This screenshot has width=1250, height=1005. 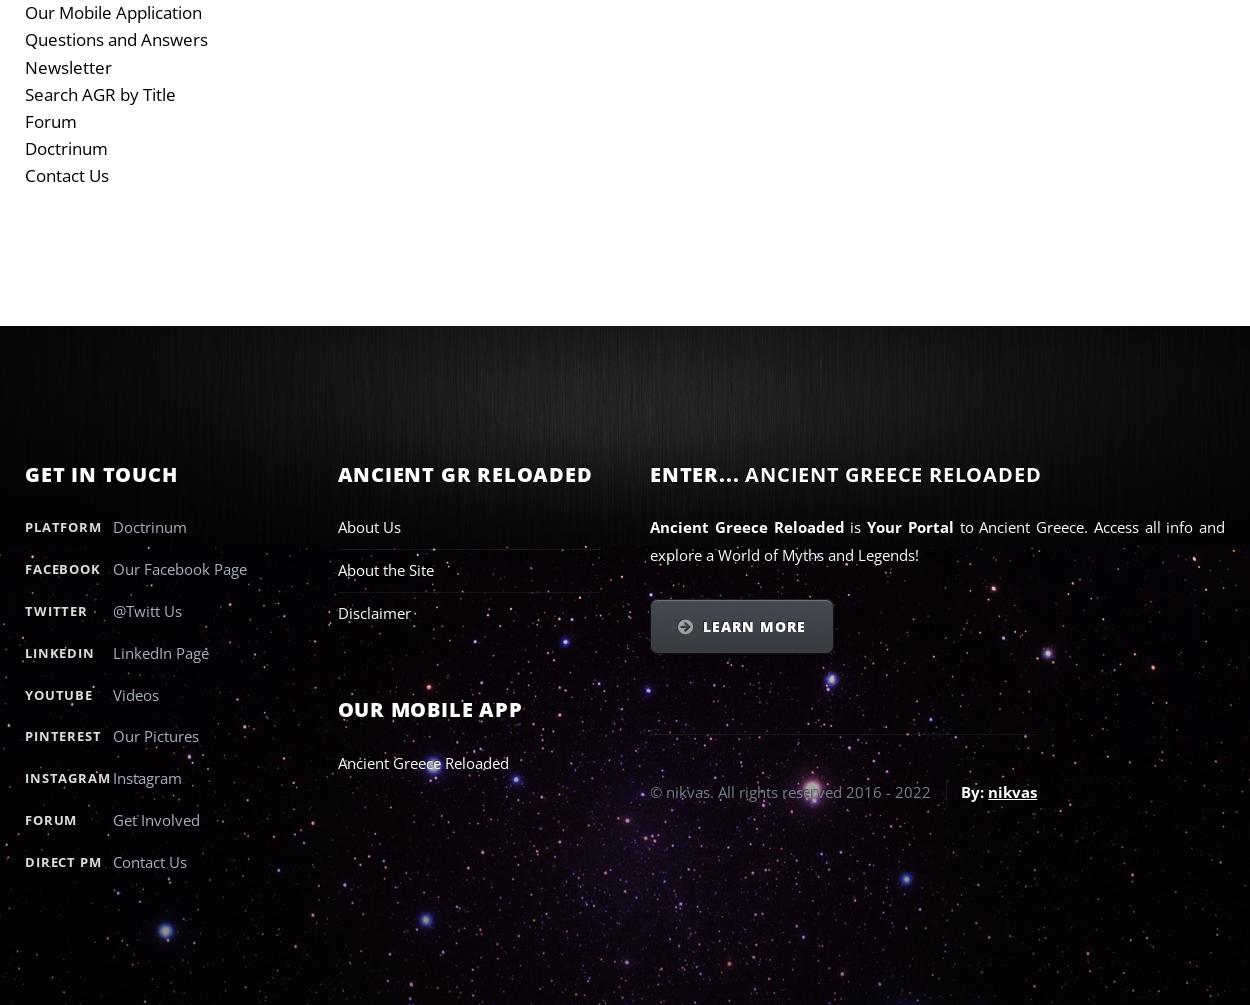 I want to click on 'Questions and Answers', so click(x=115, y=39).